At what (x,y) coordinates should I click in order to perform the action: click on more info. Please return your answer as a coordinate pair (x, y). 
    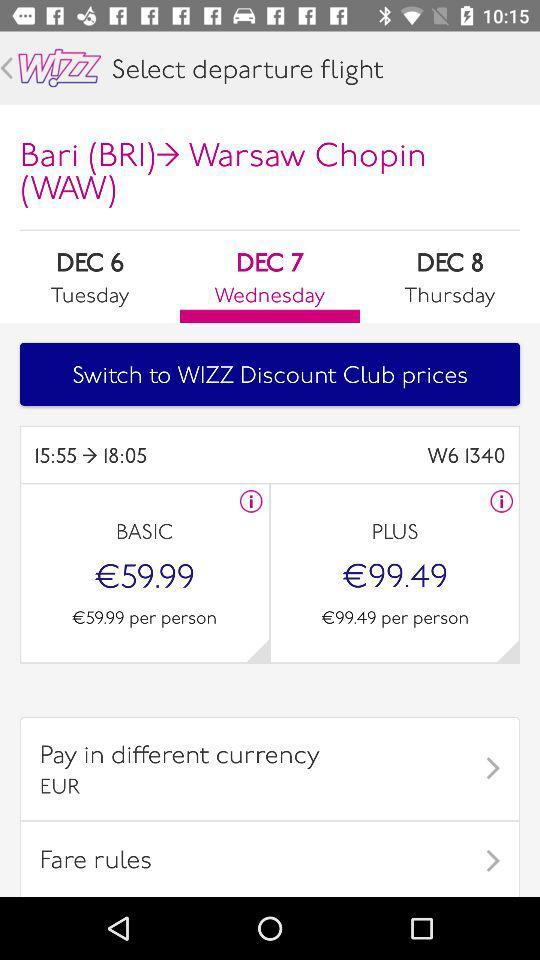
    Looking at the image, I should click on (251, 500).